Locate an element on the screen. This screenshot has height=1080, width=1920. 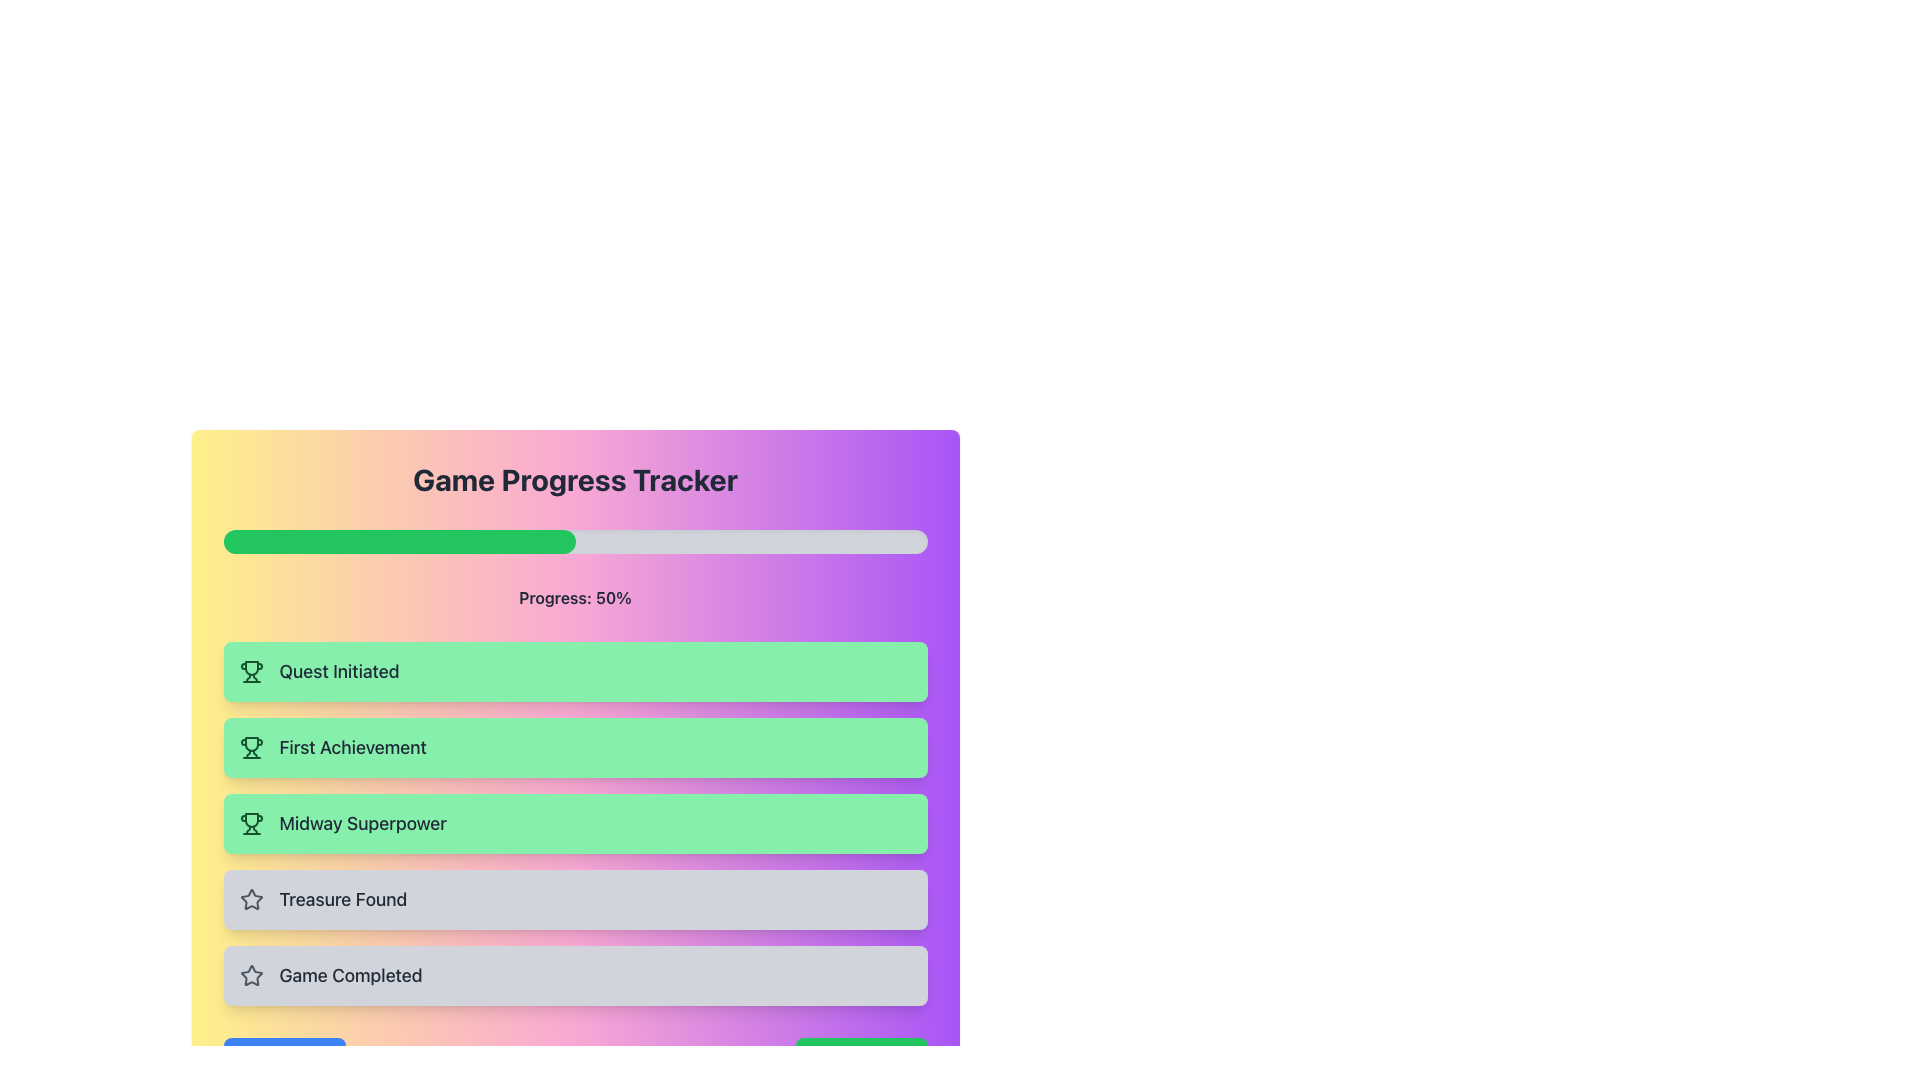
the trophy icon that symbolizes the 'First Achievement' within the 'Game Progress Tracker' interface, located to the left of the 'First Achievement' text is located at coordinates (250, 748).